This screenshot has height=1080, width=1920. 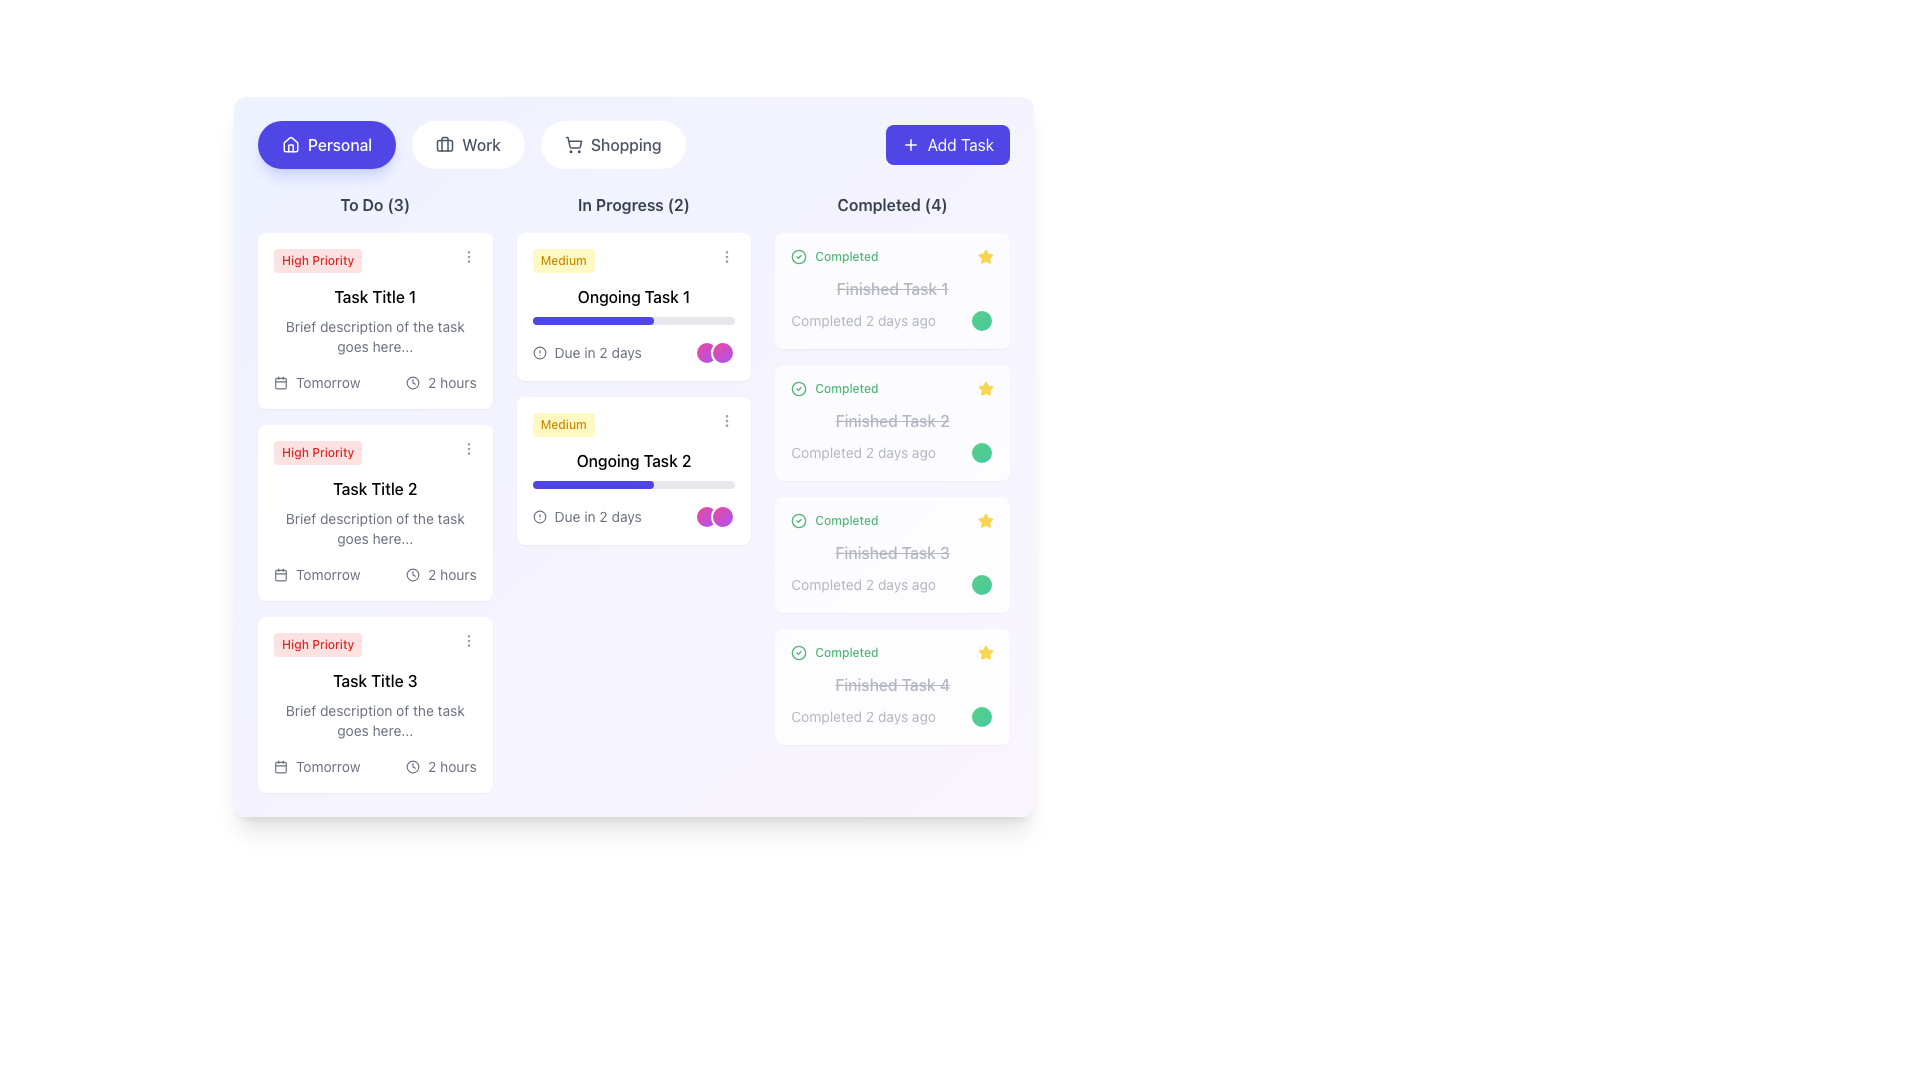 What do you see at coordinates (798, 652) in the screenshot?
I see `the central circular part of the checkmark icon under the 'Completed' tasks section, which visually indicates the completion of 'Finished Task 1'` at bounding box center [798, 652].